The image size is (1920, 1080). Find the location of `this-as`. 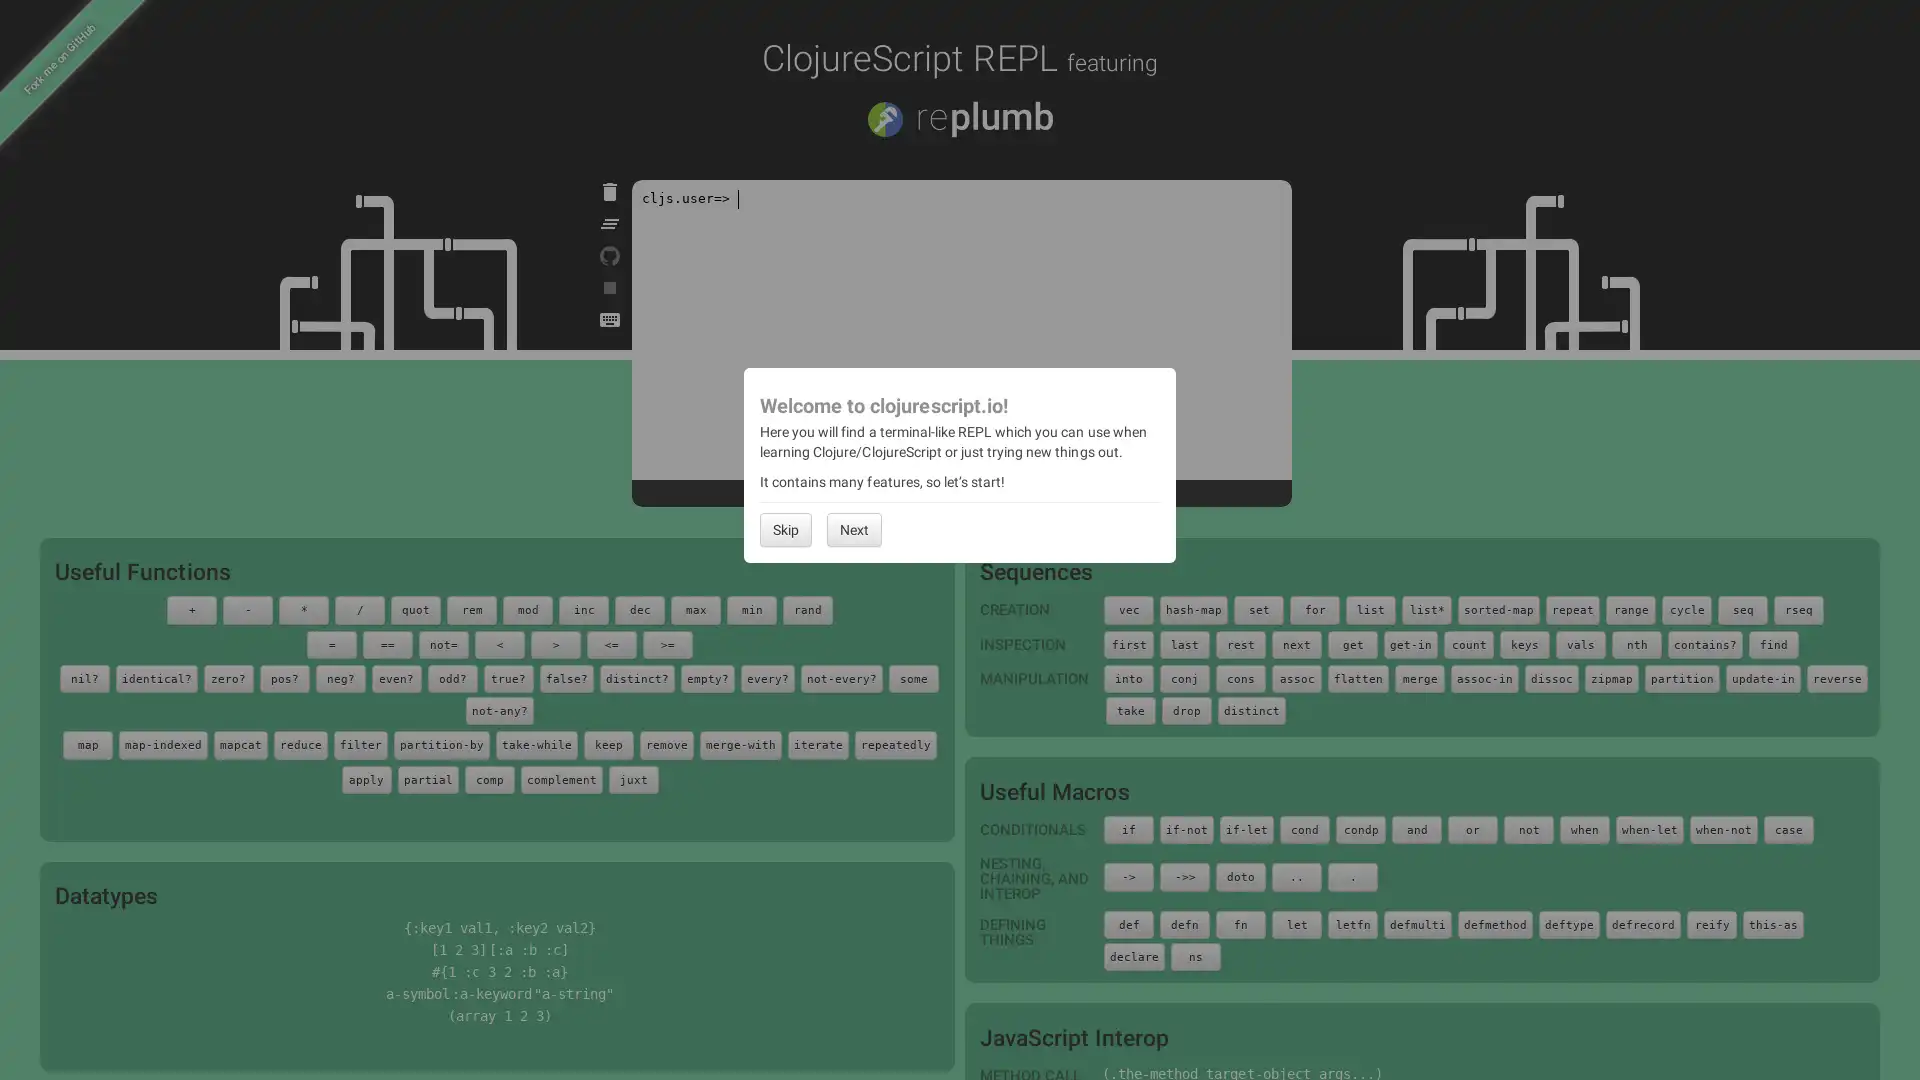

this-as is located at coordinates (1773, 924).